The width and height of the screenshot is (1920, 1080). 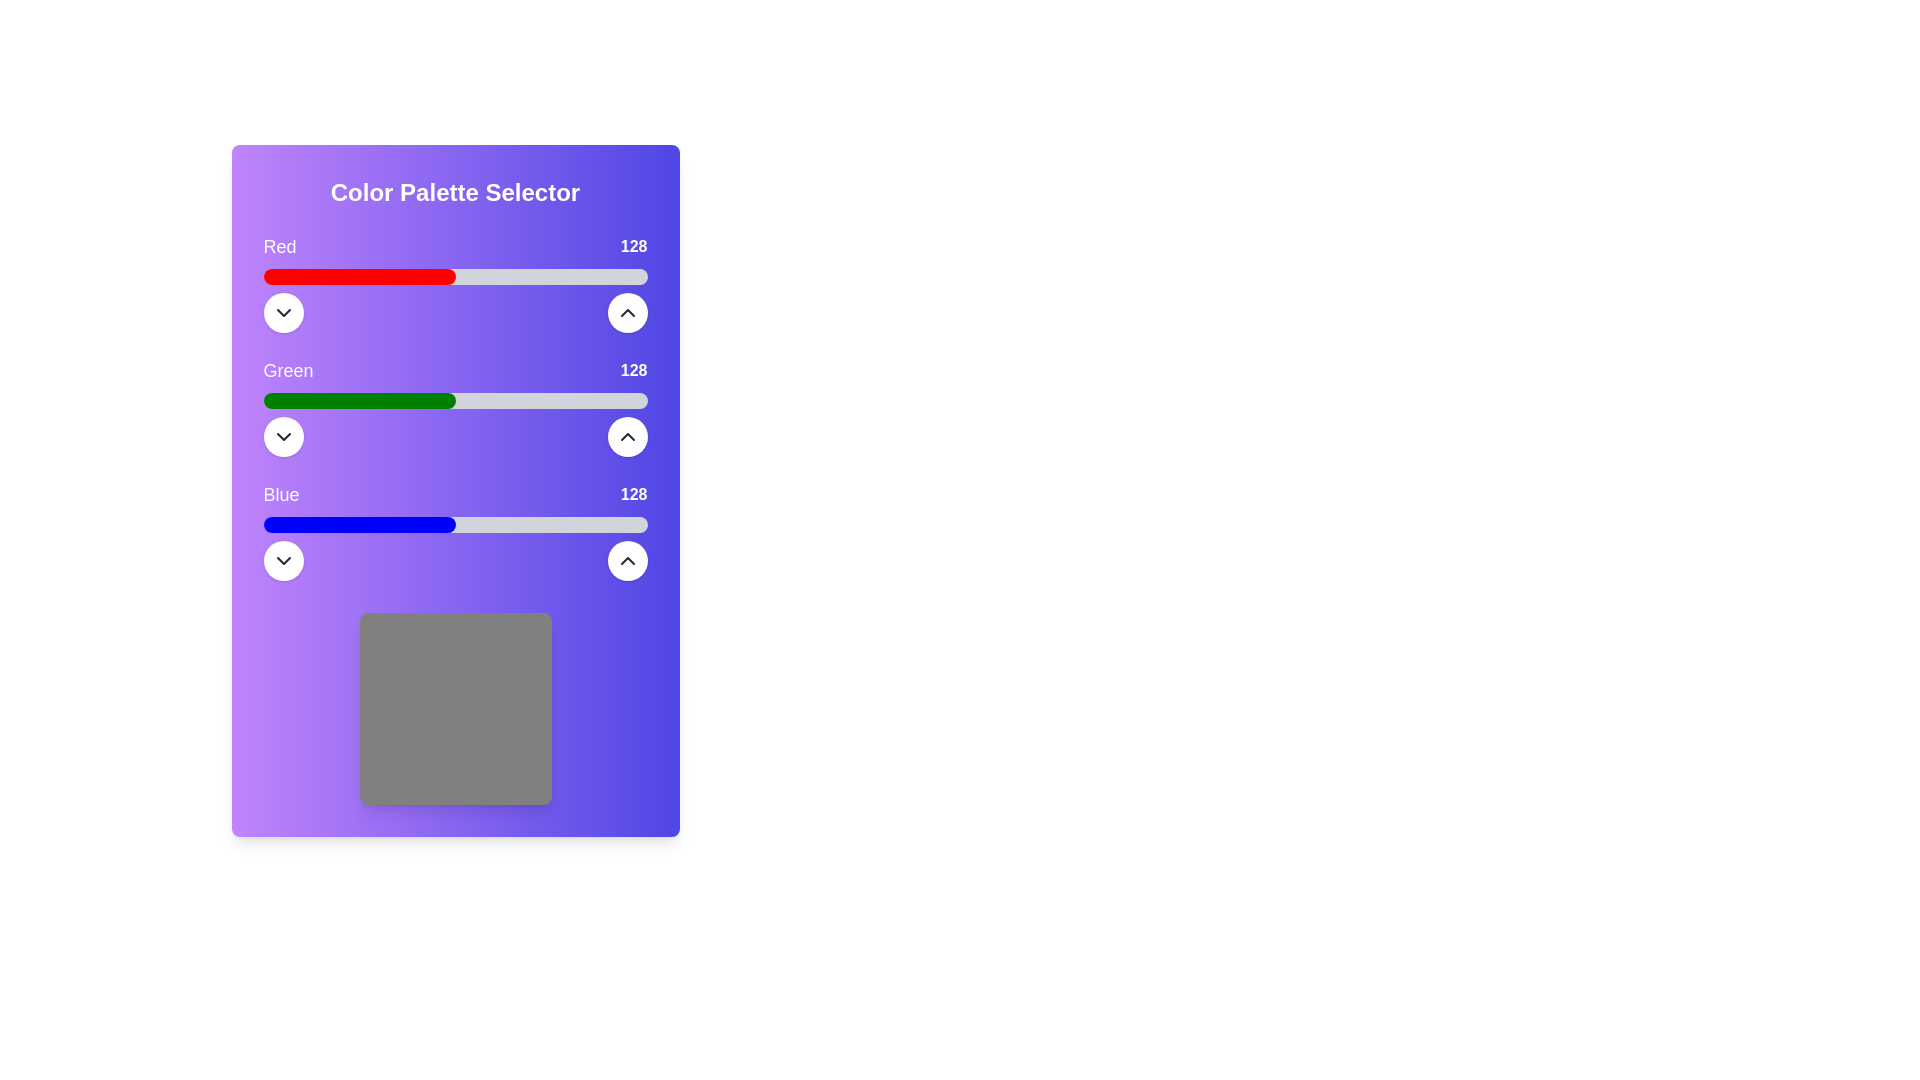 I want to click on the small, white circular button with a black upward-pointing chevron icon, located to the right of the 'Red' color slider, to increase the associated value, so click(x=626, y=312).